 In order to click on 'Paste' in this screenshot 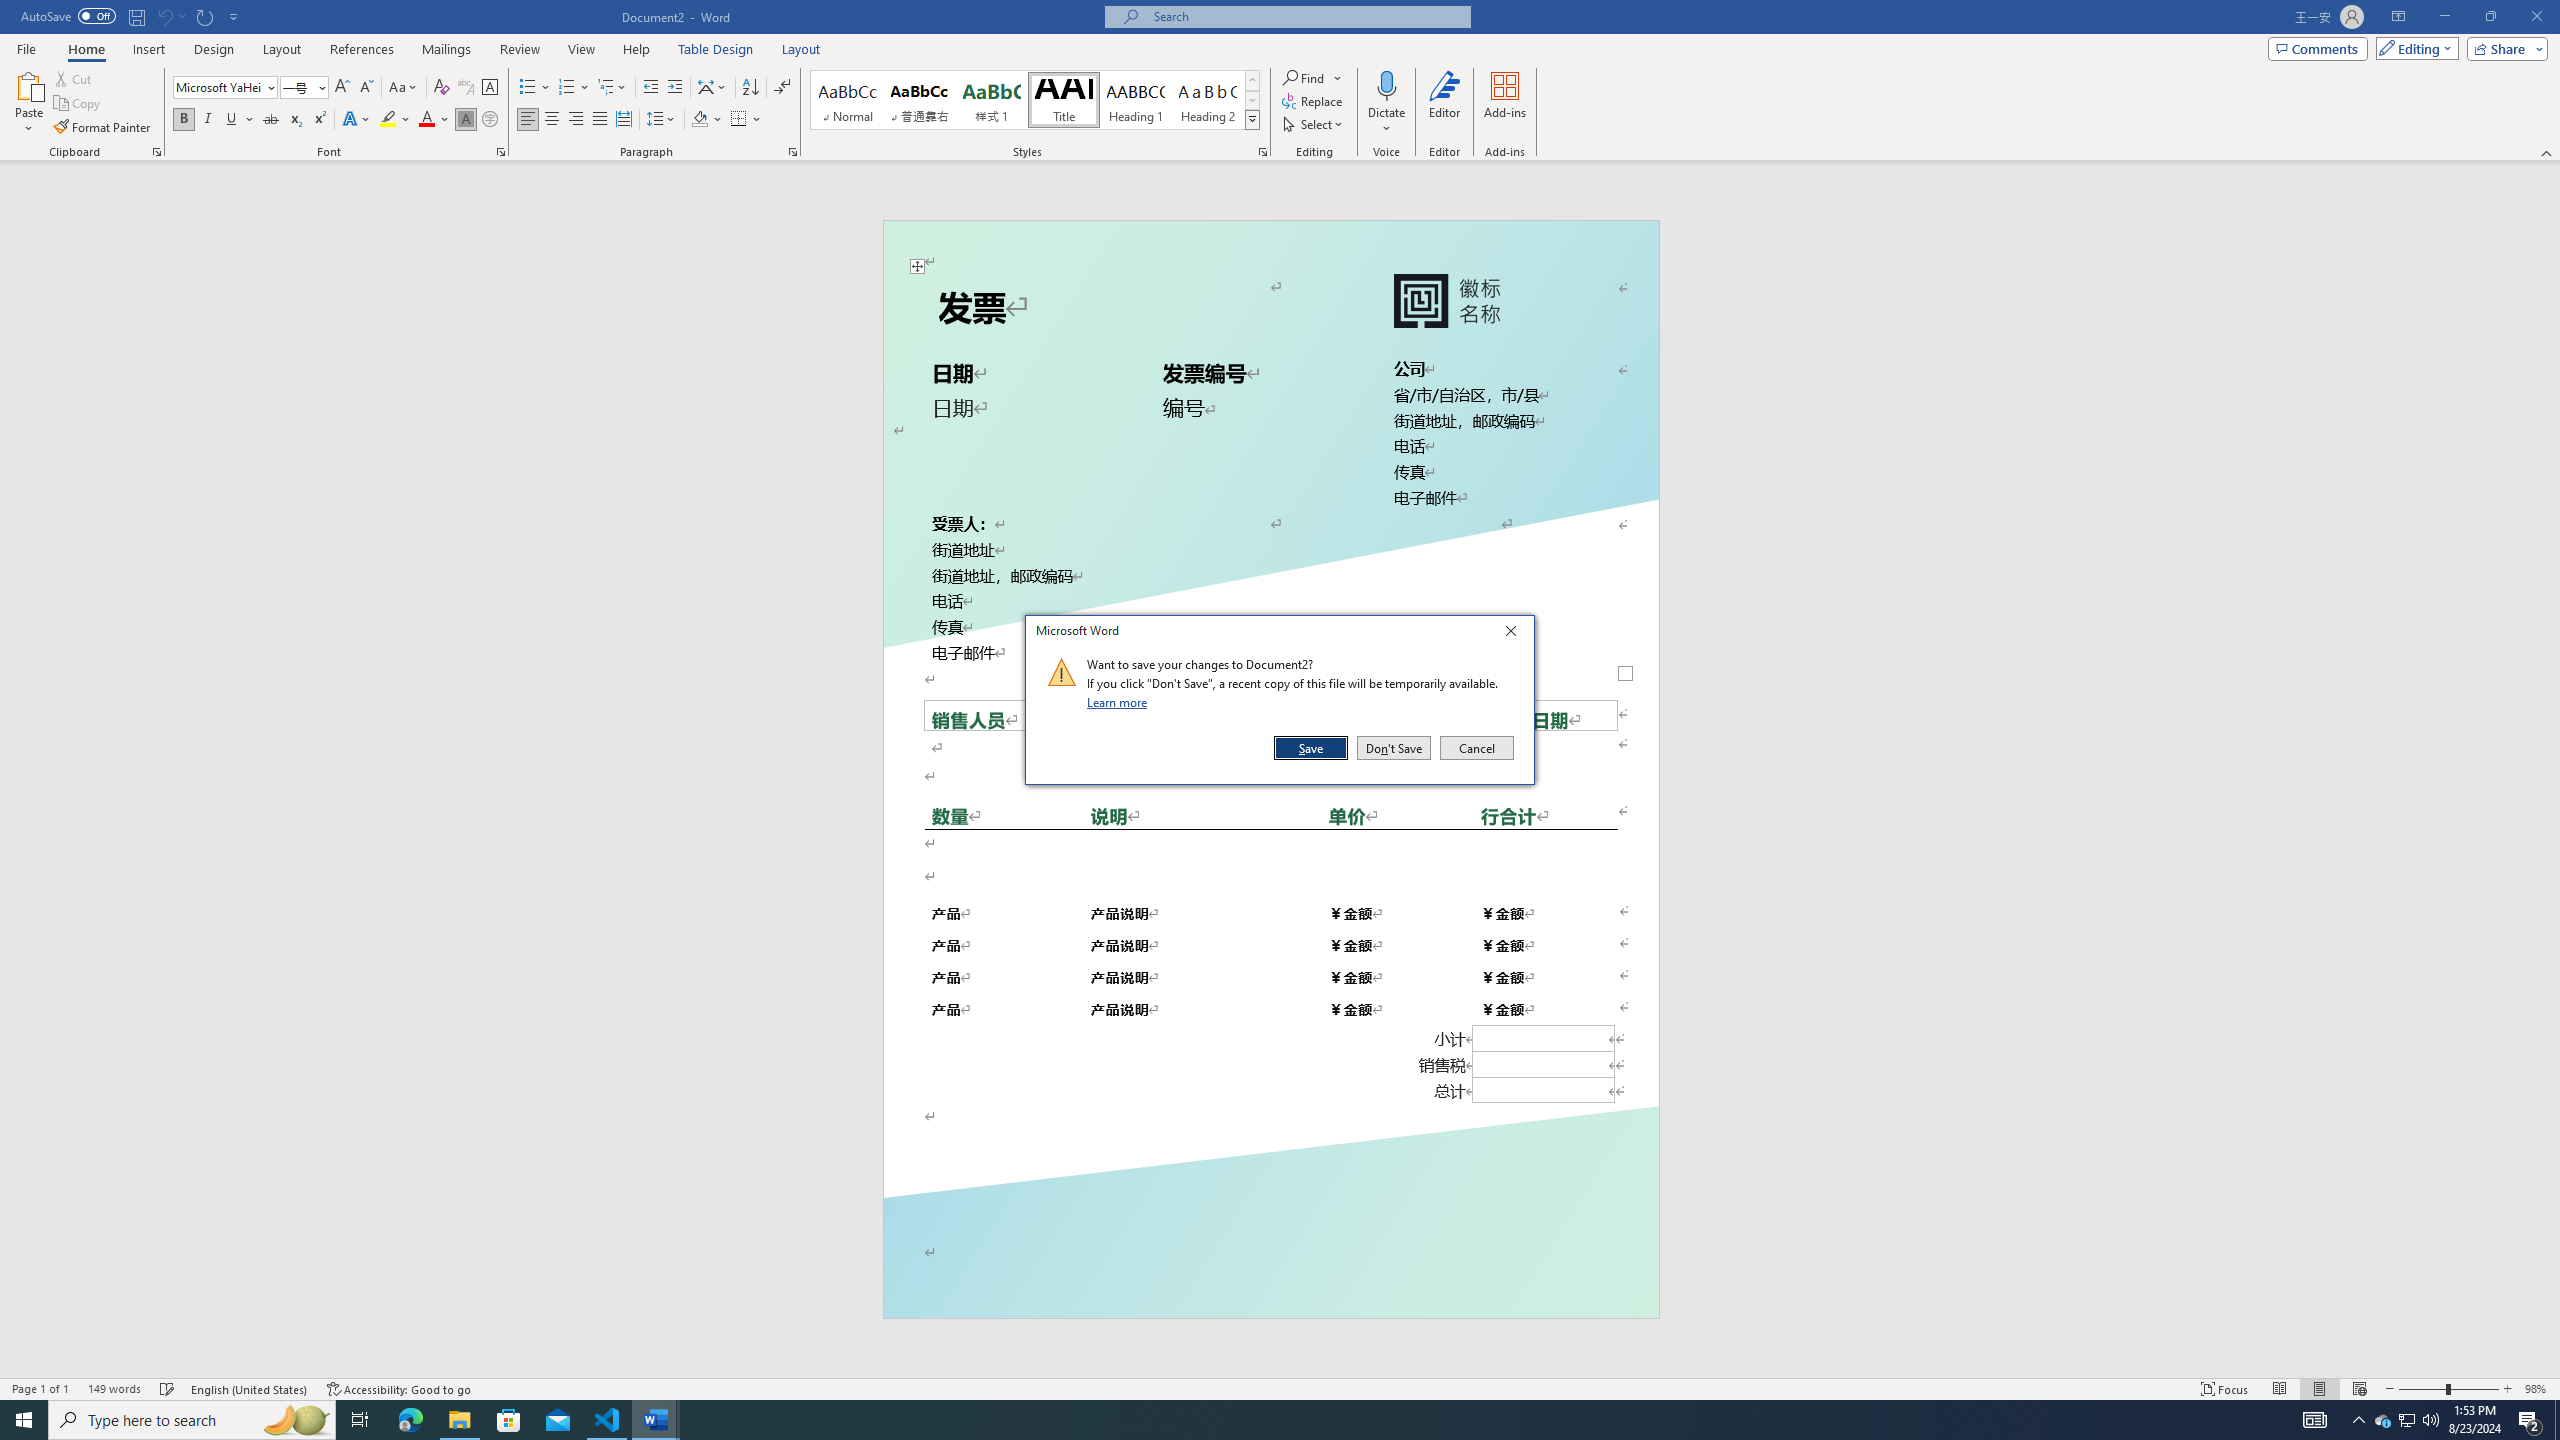, I will do `click(28, 103)`.